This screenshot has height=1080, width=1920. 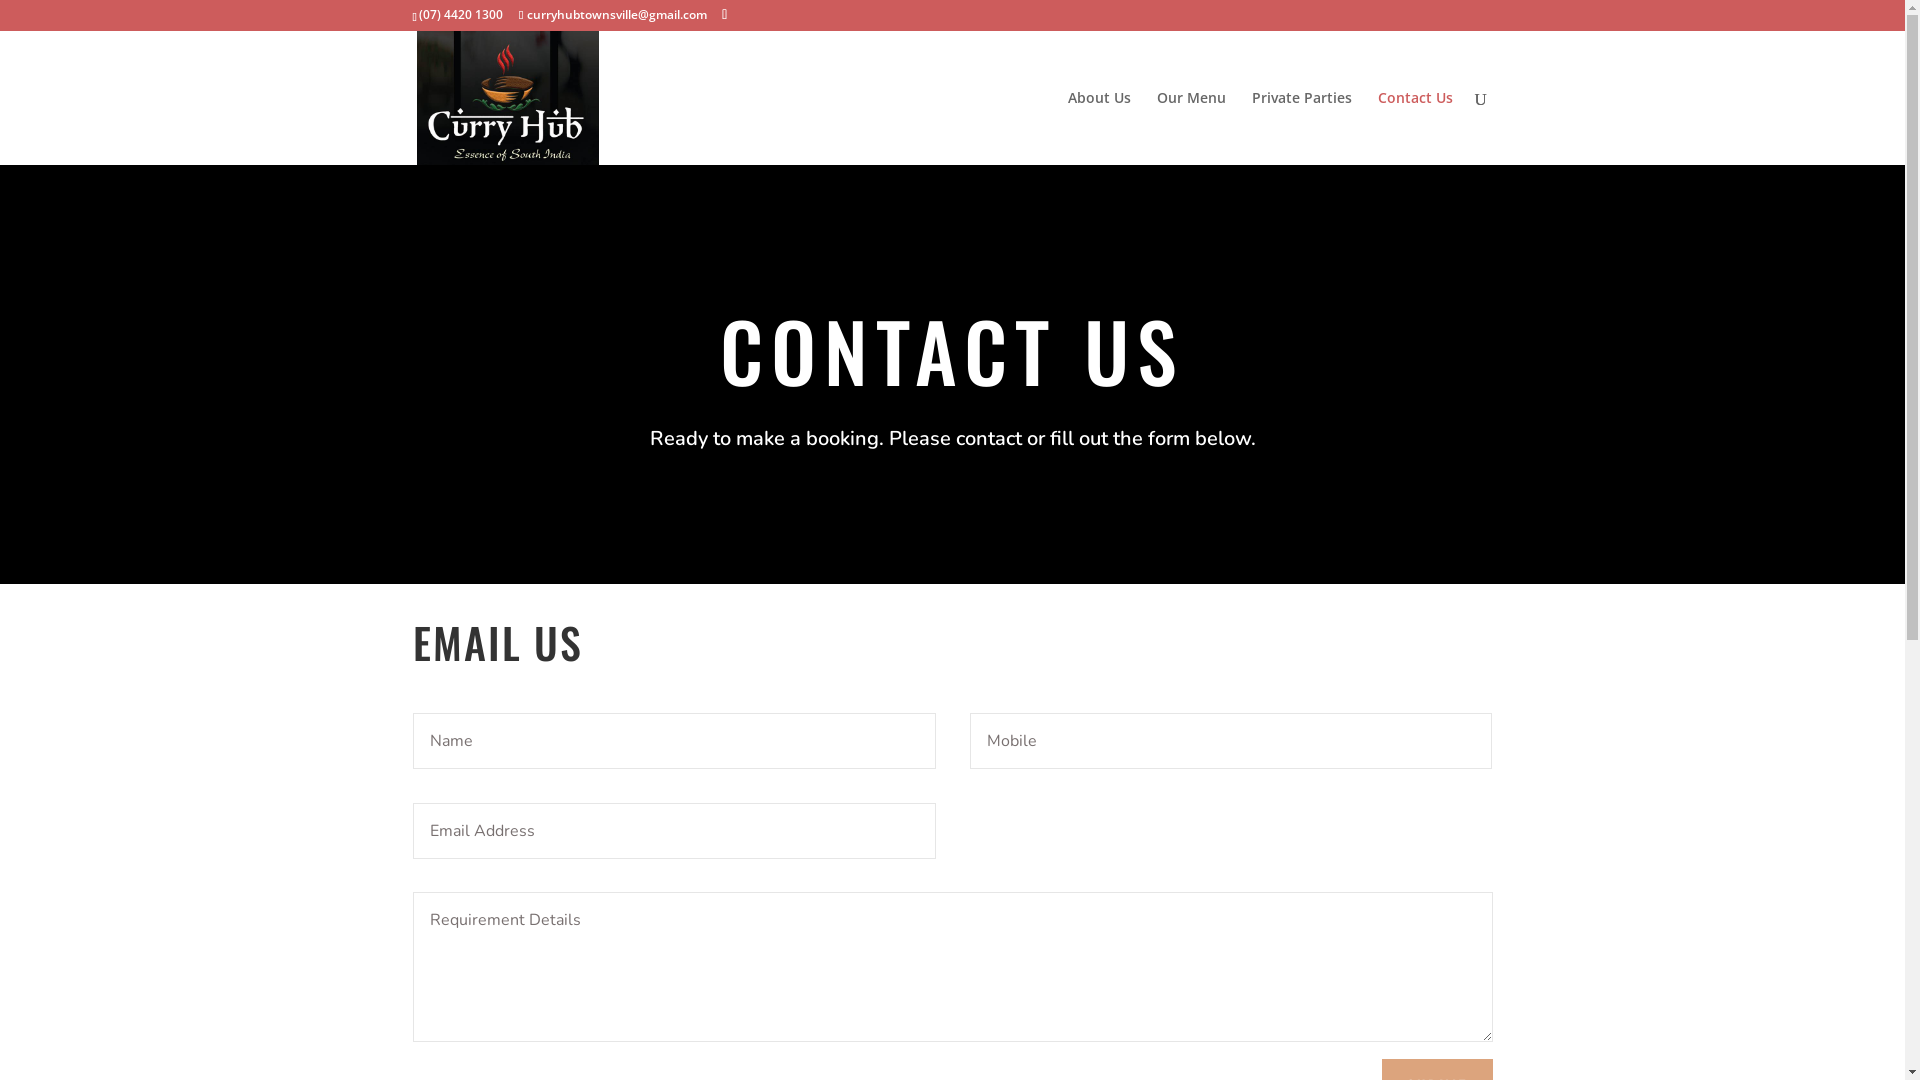 What do you see at coordinates (1230, 740) in the screenshot?
I see `'Only numbers allowed.Minimum length: 10 characters. '` at bounding box center [1230, 740].